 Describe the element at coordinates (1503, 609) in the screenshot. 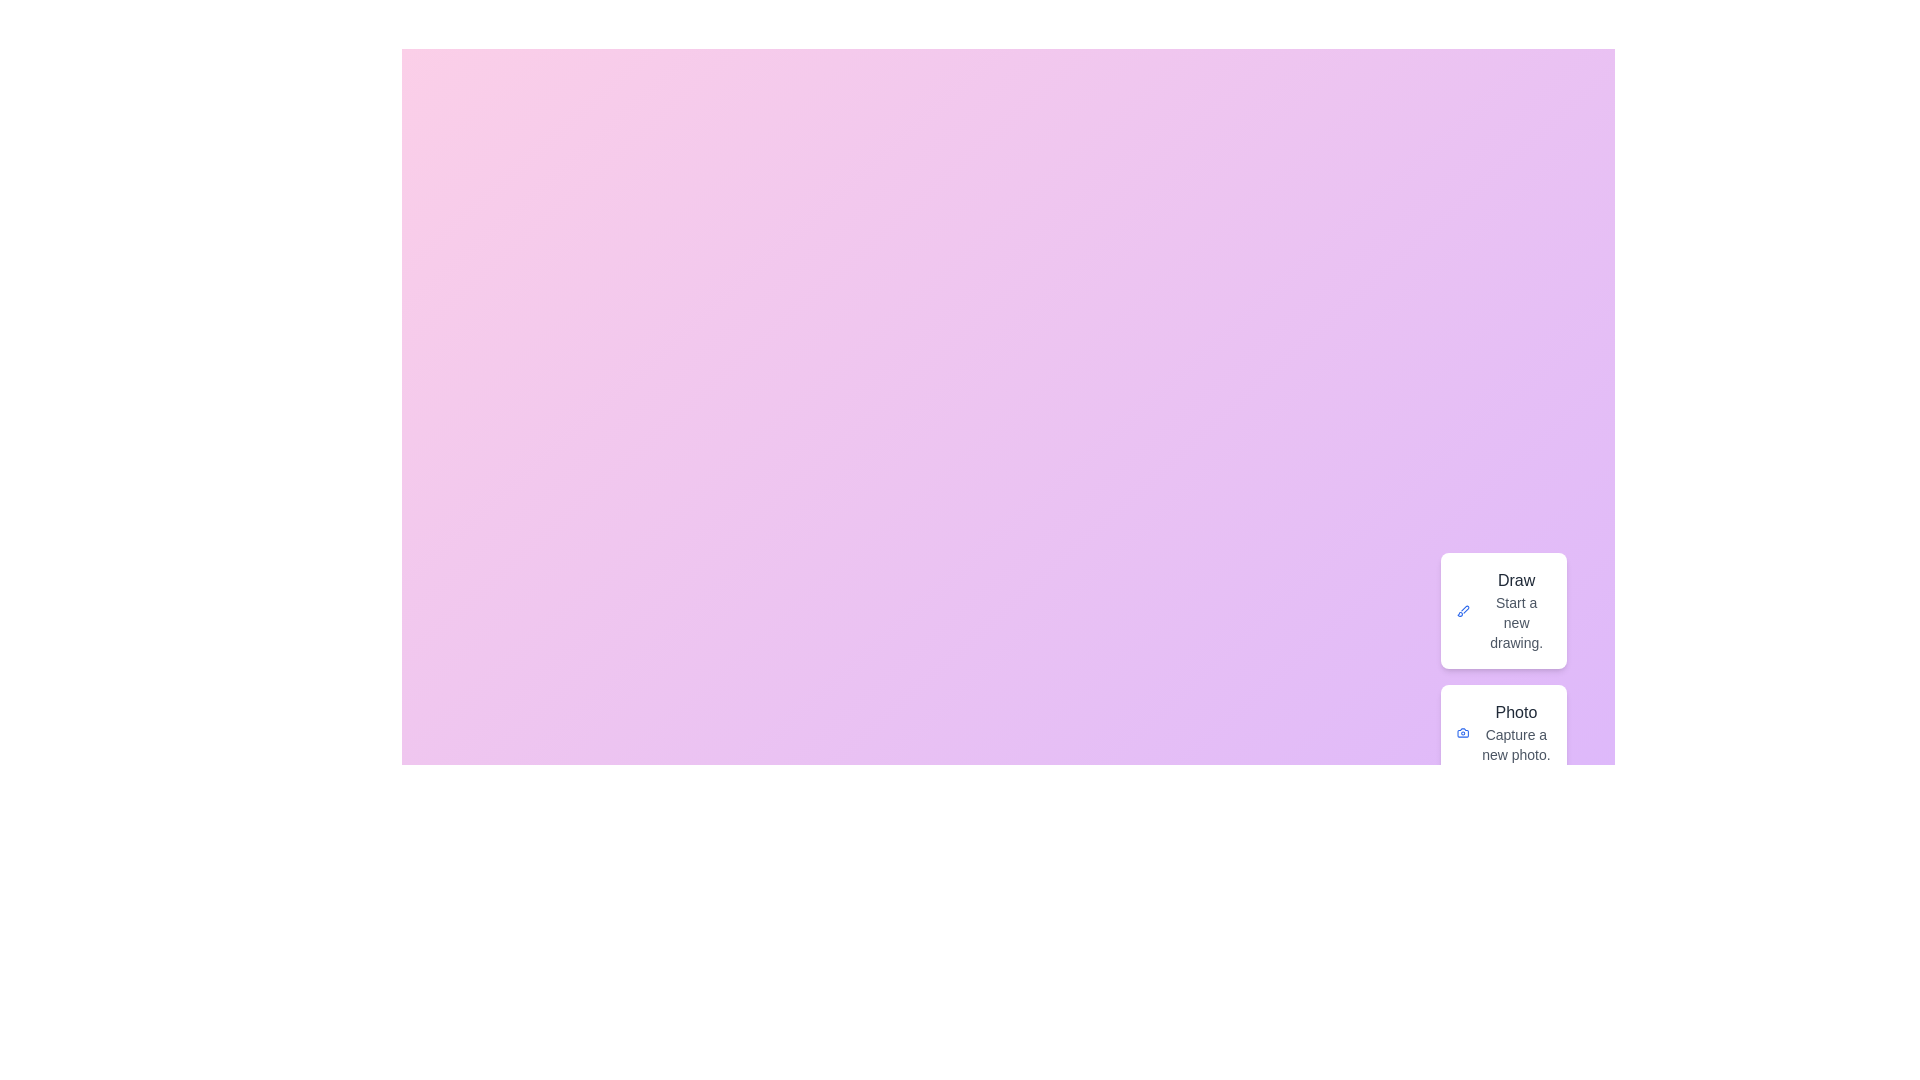

I see `the Draw option from the speed dial menu` at that location.